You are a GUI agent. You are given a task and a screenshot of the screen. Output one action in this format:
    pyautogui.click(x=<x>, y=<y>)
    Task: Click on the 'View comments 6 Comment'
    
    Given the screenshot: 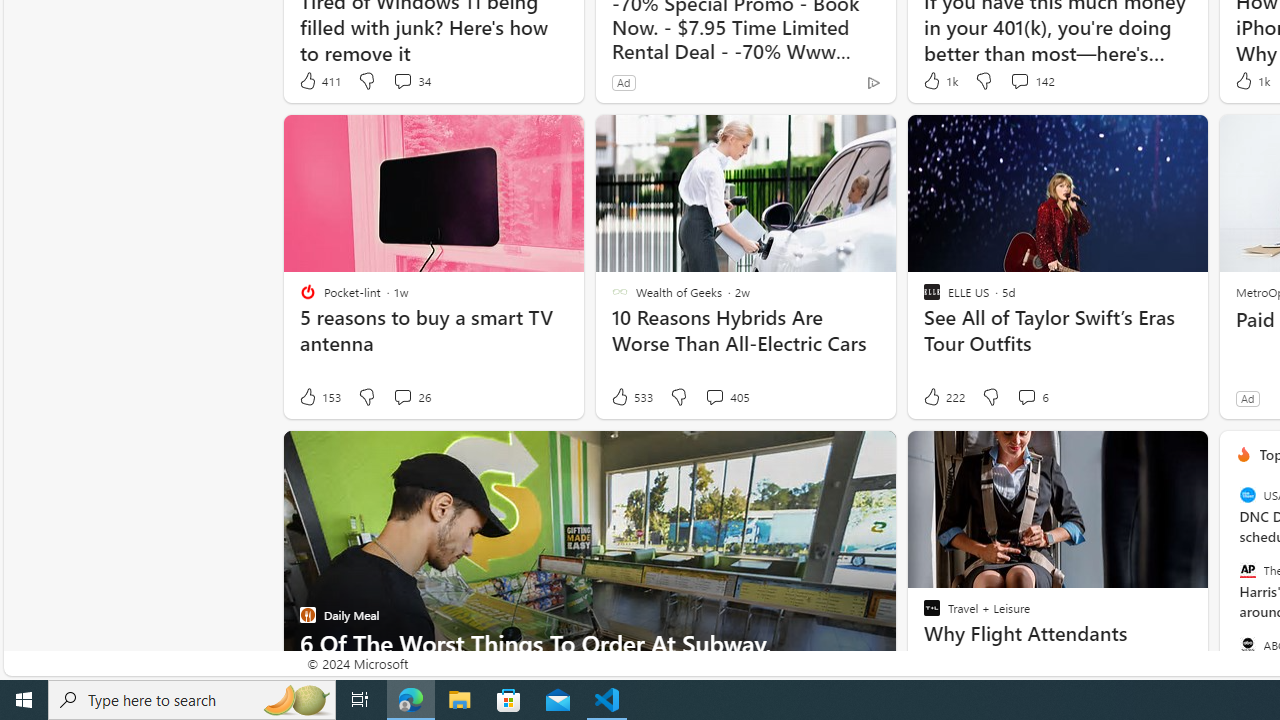 What is the action you would take?
    pyautogui.click(x=1026, y=397)
    